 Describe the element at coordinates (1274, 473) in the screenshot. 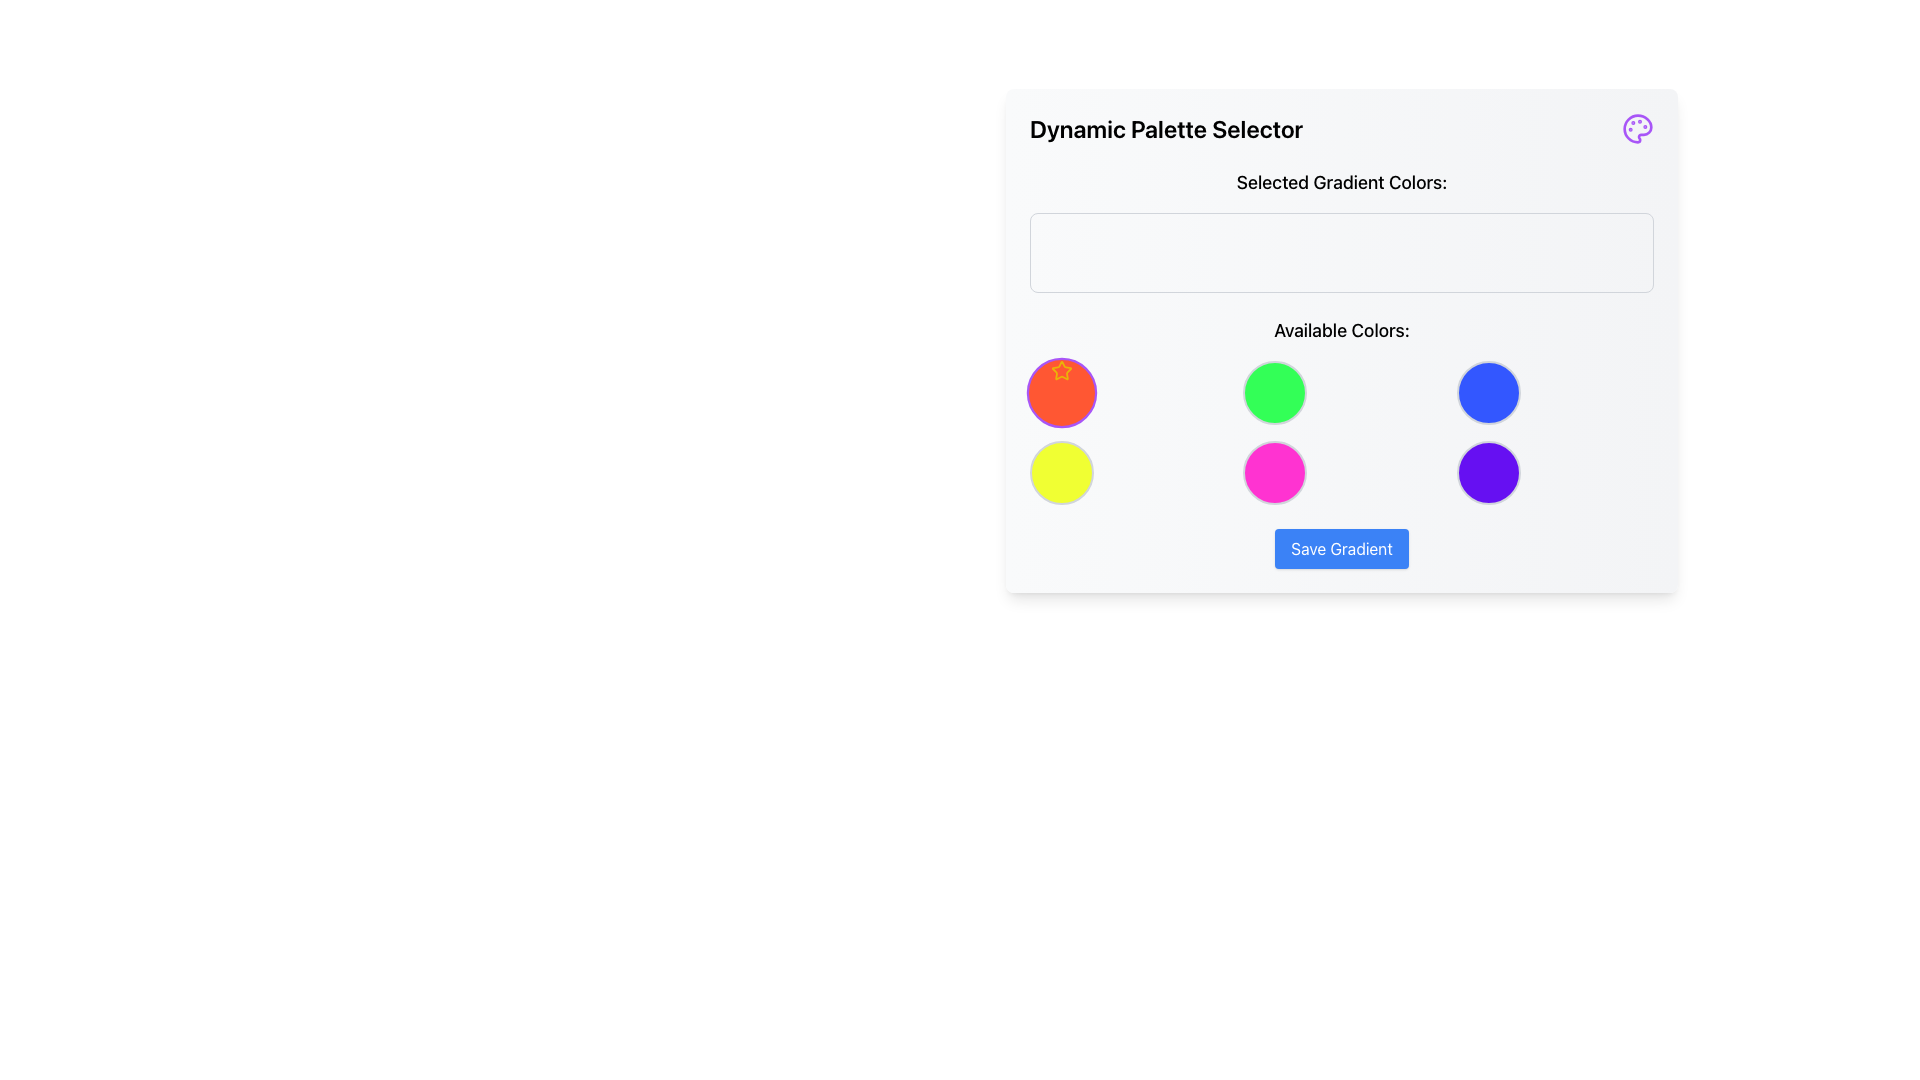

I see `the selectable color option button in the 'Available Colors' section of the 'Dynamic Palette Selector'` at that location.